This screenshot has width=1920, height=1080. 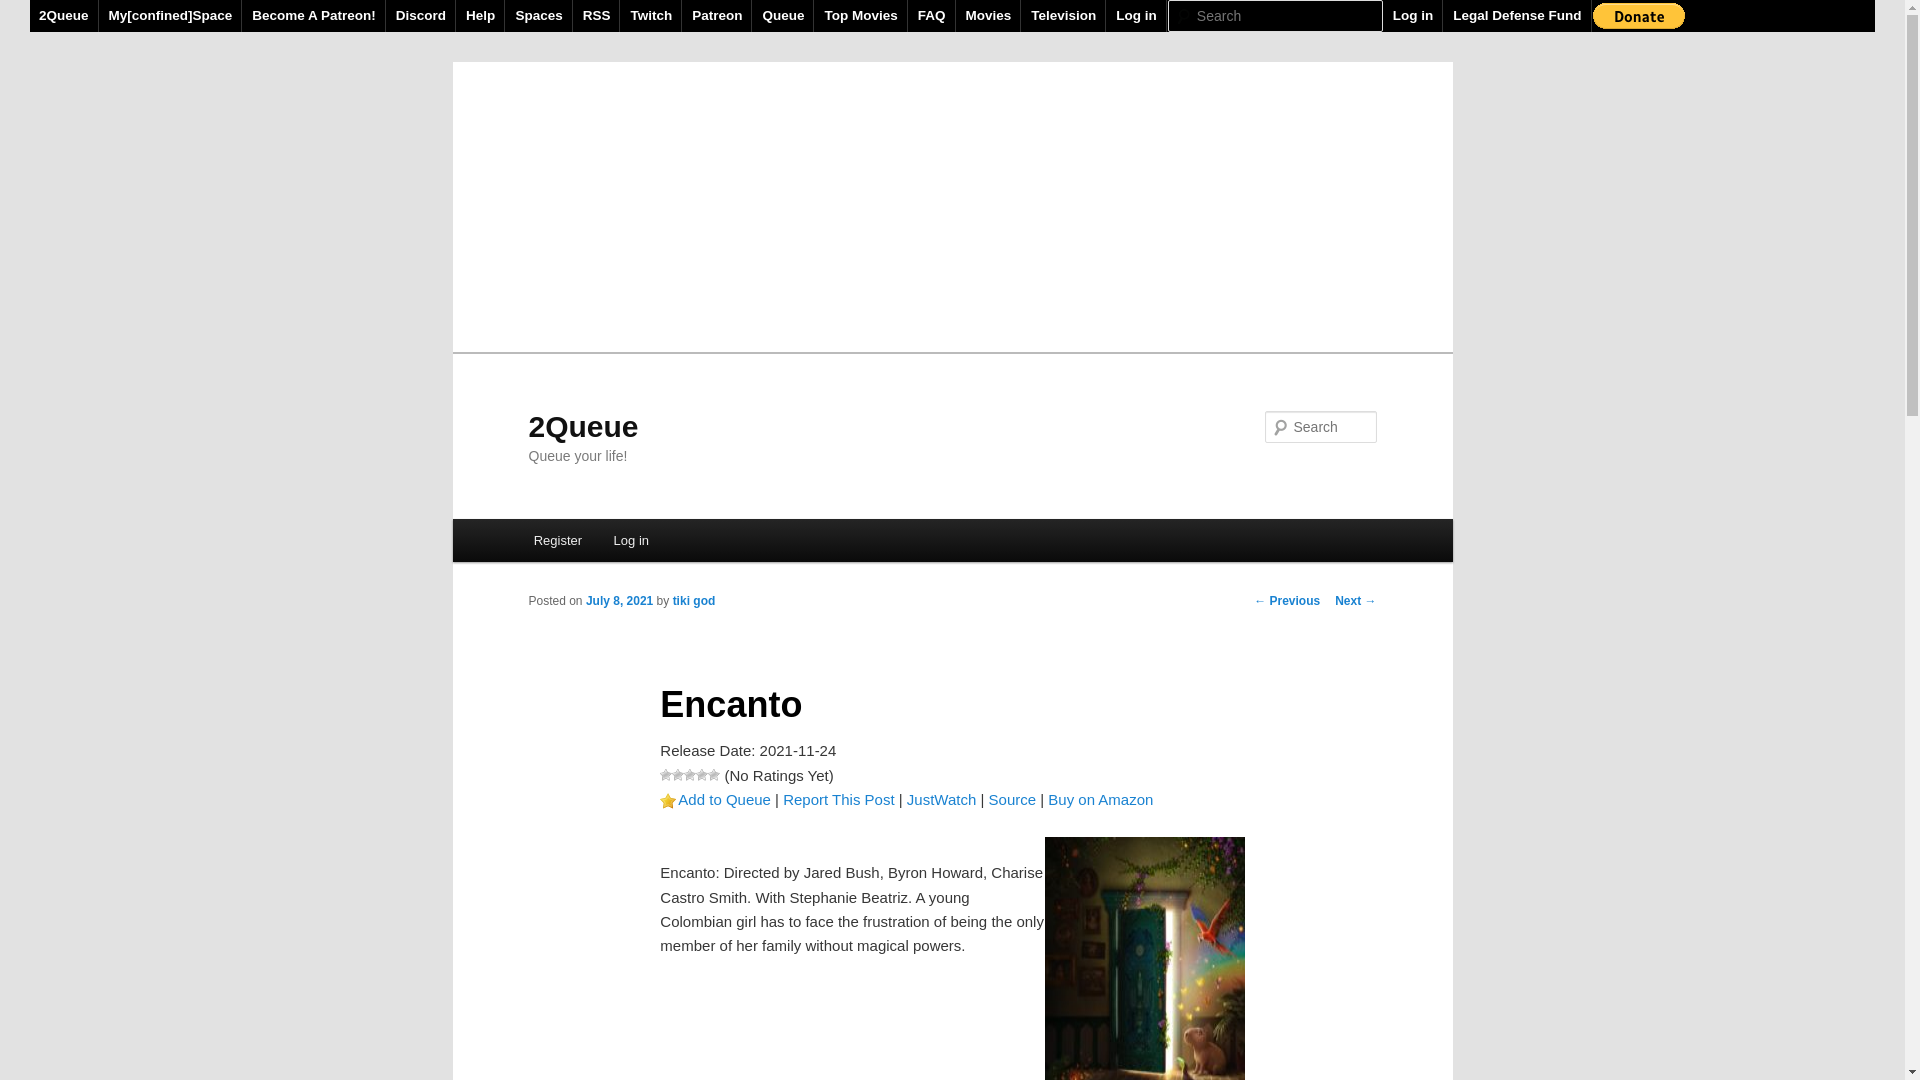 I want to click on 'PayPal - The safer, easier way to pay online!', so click(x=1638, y=15).